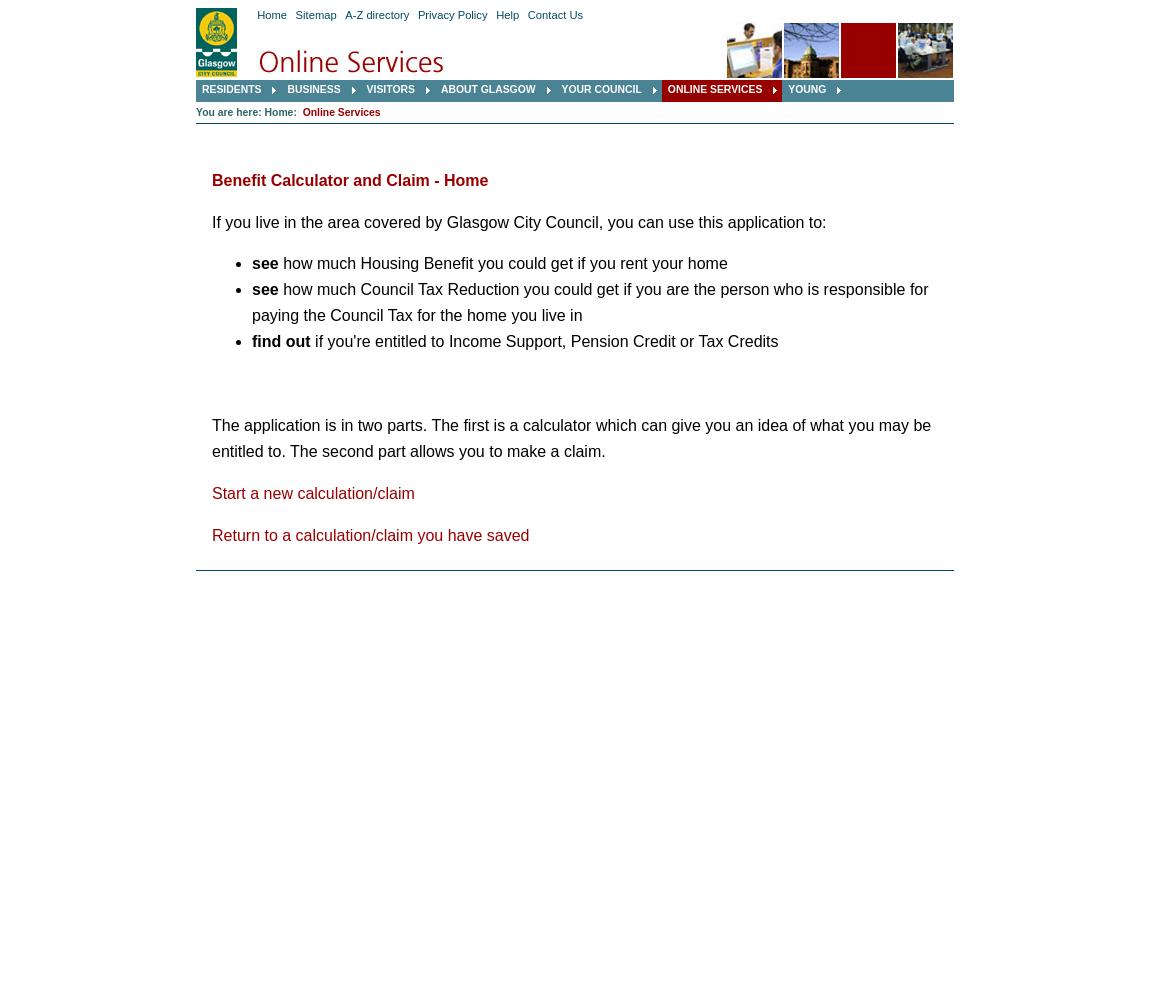 The width and height of the screenshot is (1150, 1000). What do you see at coordinates (543, 340) in the screenshot?
I see `'if you're entitled to Income Support, Pension Credit or Tax Credits'` at bounding box center [543, 340].